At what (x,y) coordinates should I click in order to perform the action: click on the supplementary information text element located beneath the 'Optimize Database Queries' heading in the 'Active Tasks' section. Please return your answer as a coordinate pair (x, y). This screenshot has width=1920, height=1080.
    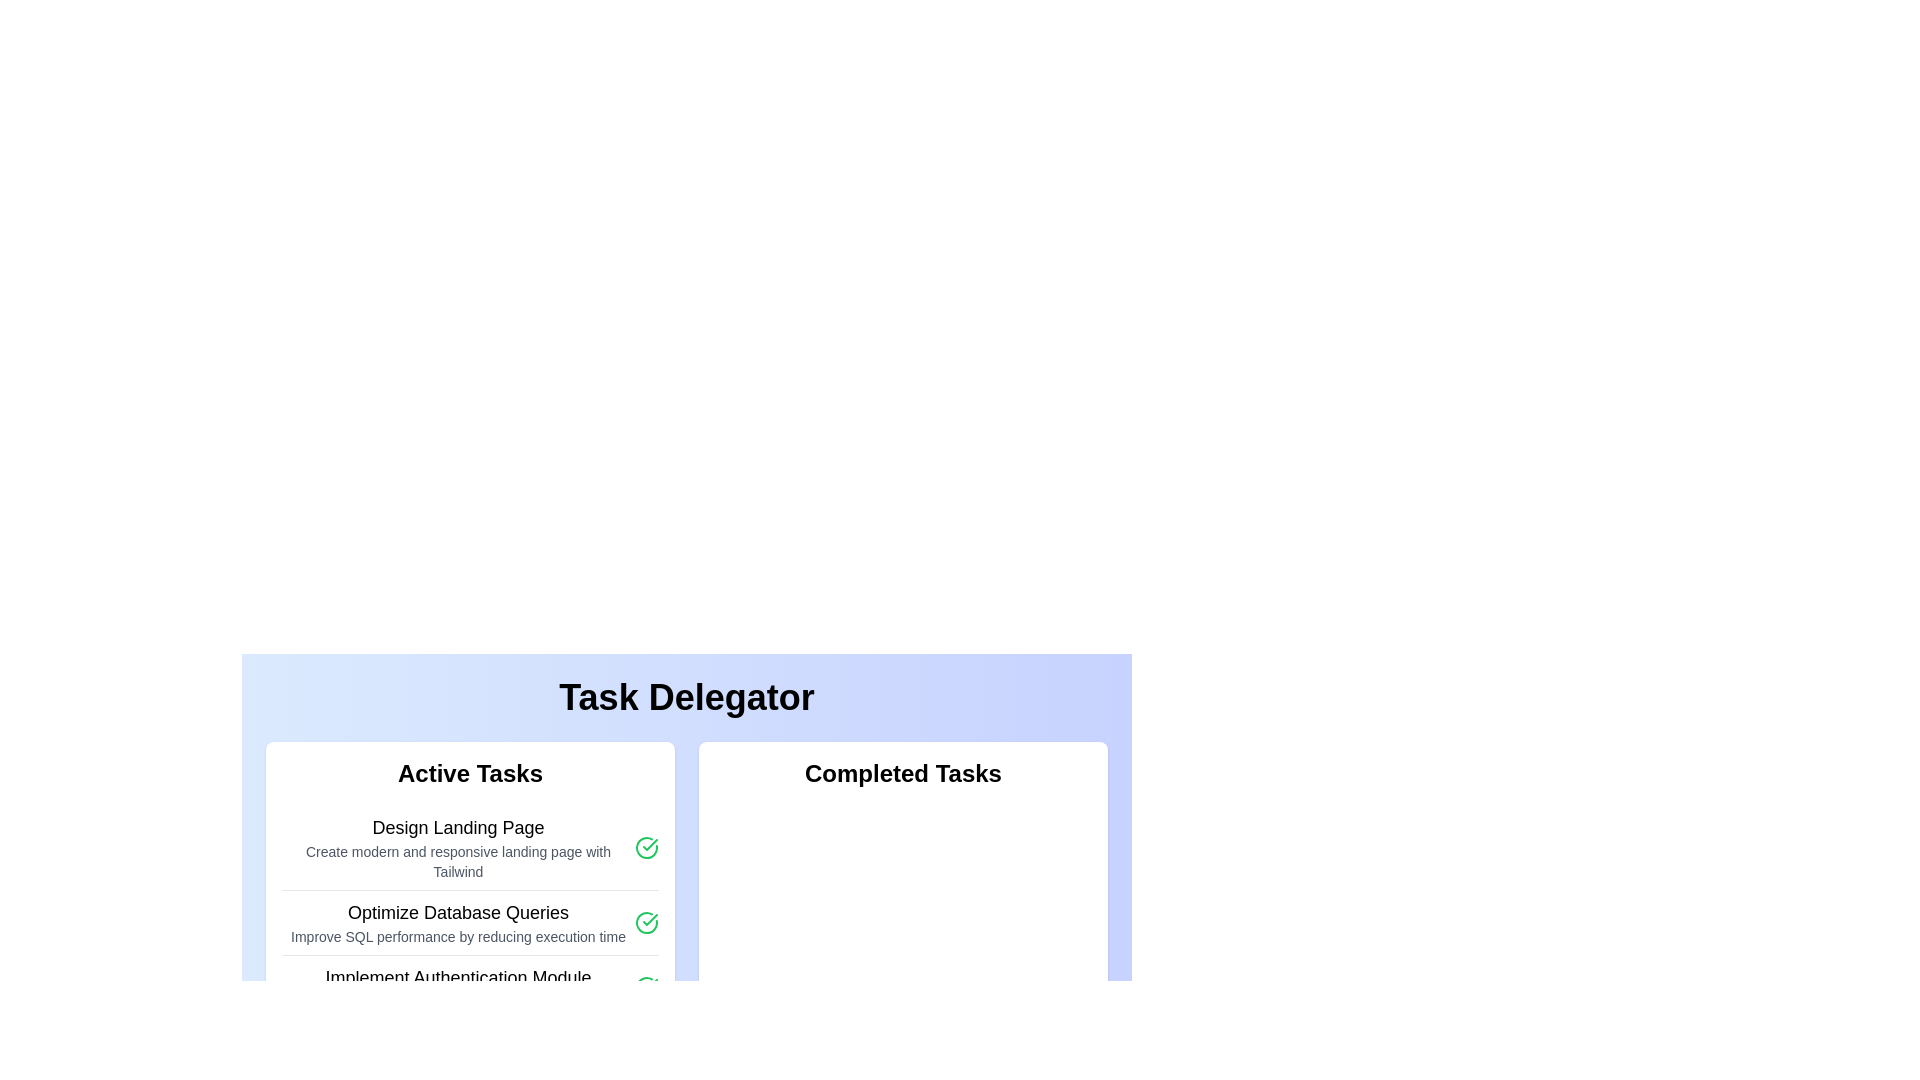
    Looking at the image, I should click on (457, 937).